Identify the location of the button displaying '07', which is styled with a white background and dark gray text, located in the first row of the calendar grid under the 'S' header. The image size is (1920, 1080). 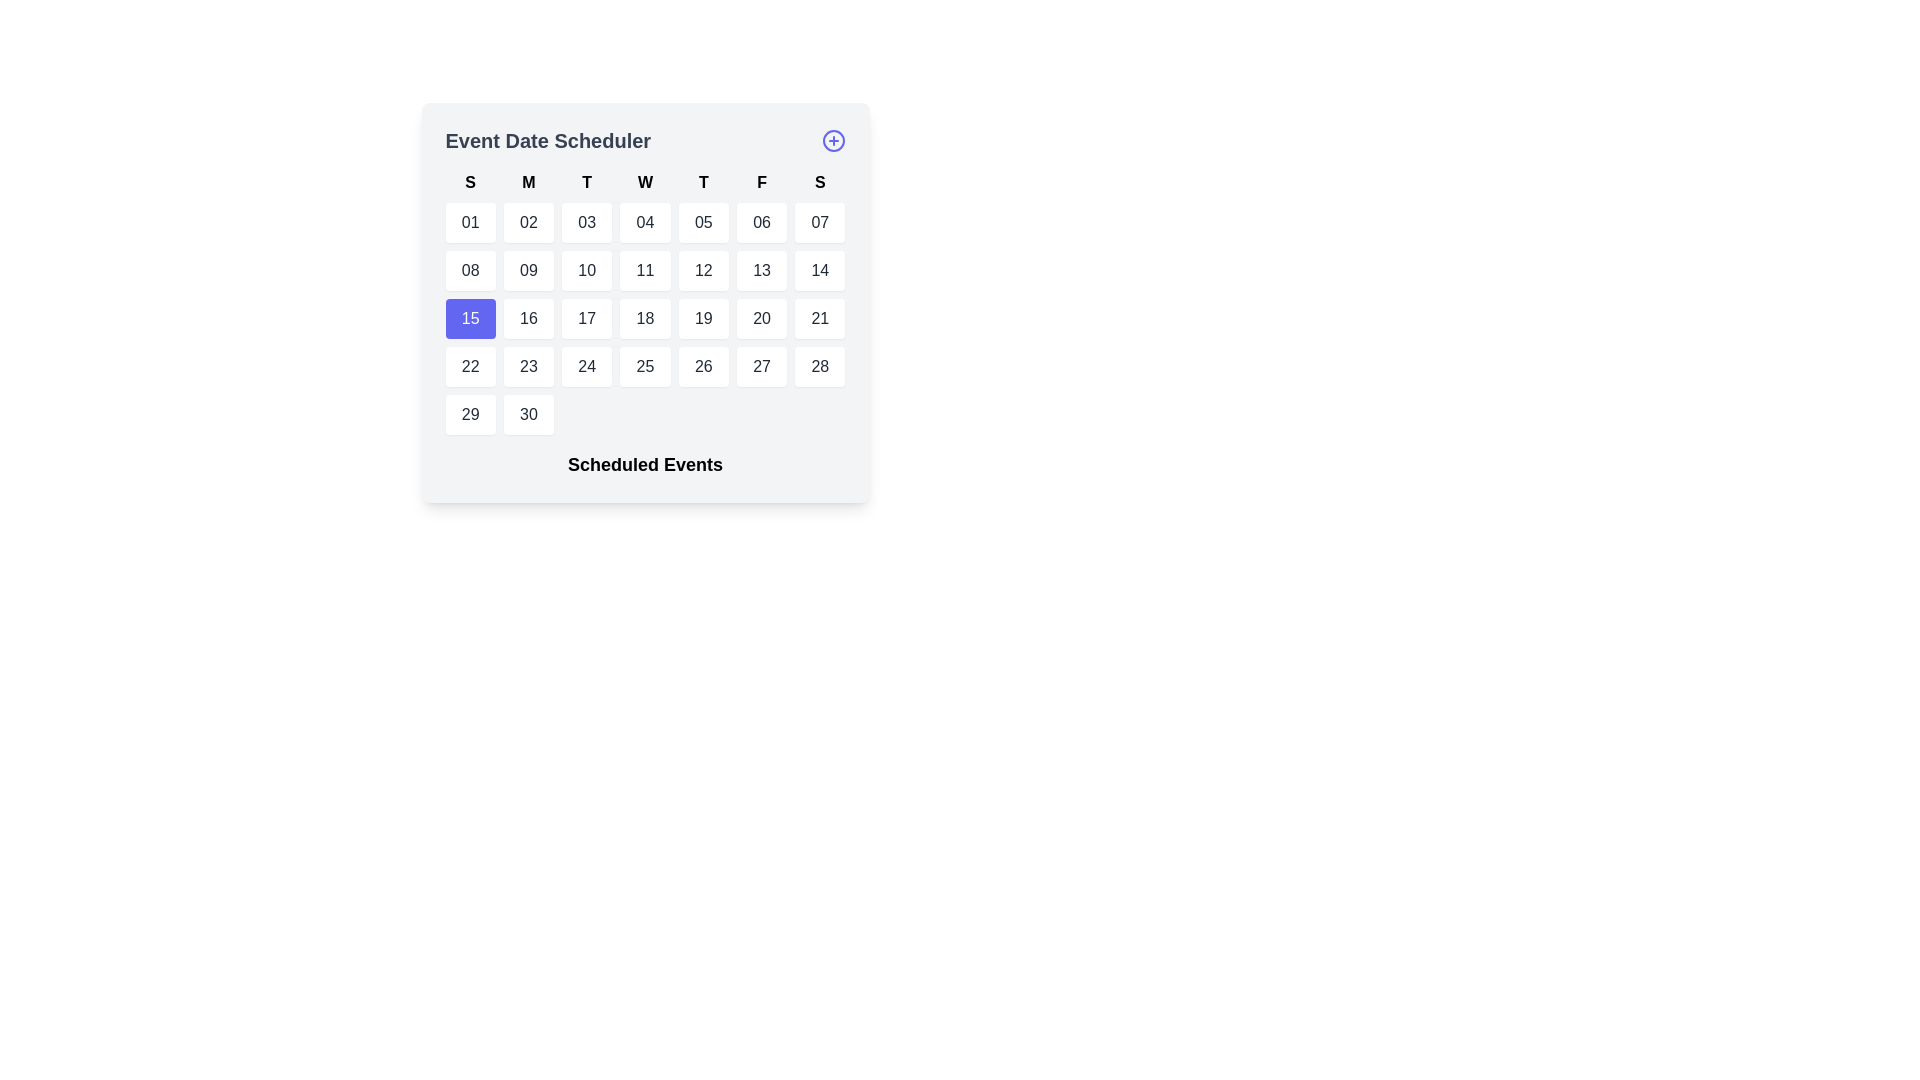
(820, 223).